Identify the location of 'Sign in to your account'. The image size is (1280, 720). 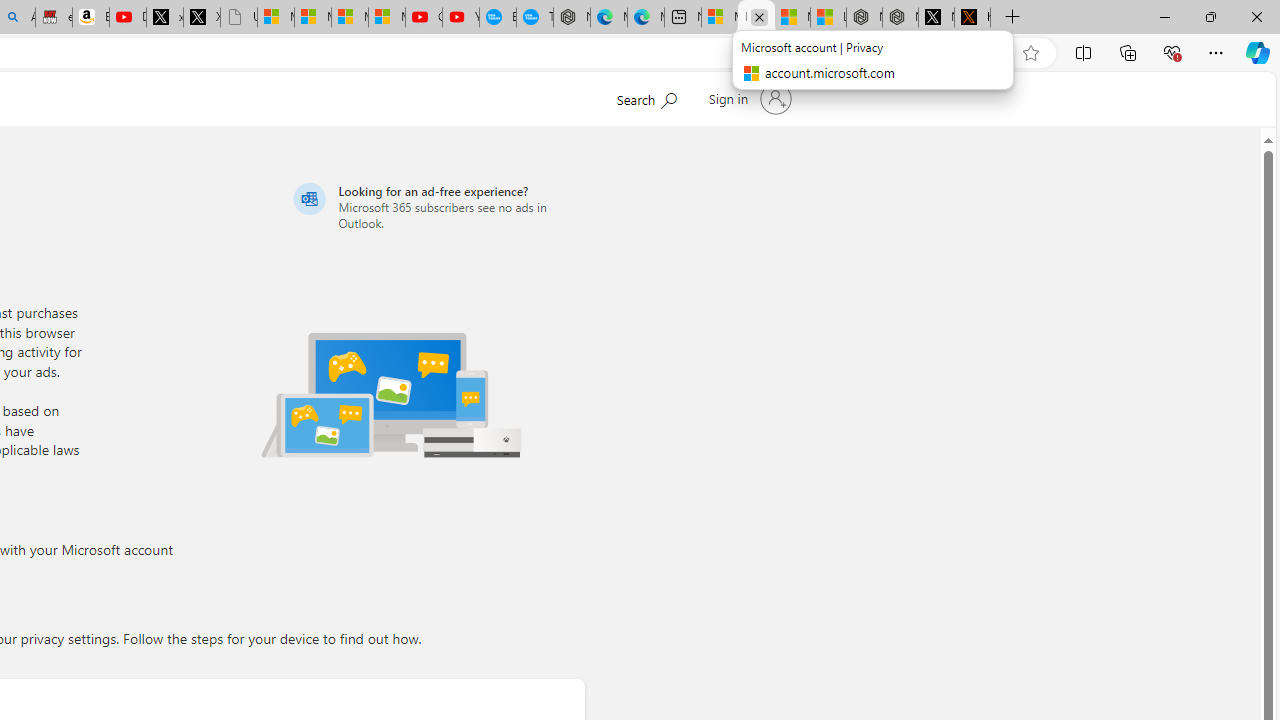
(747, 99).